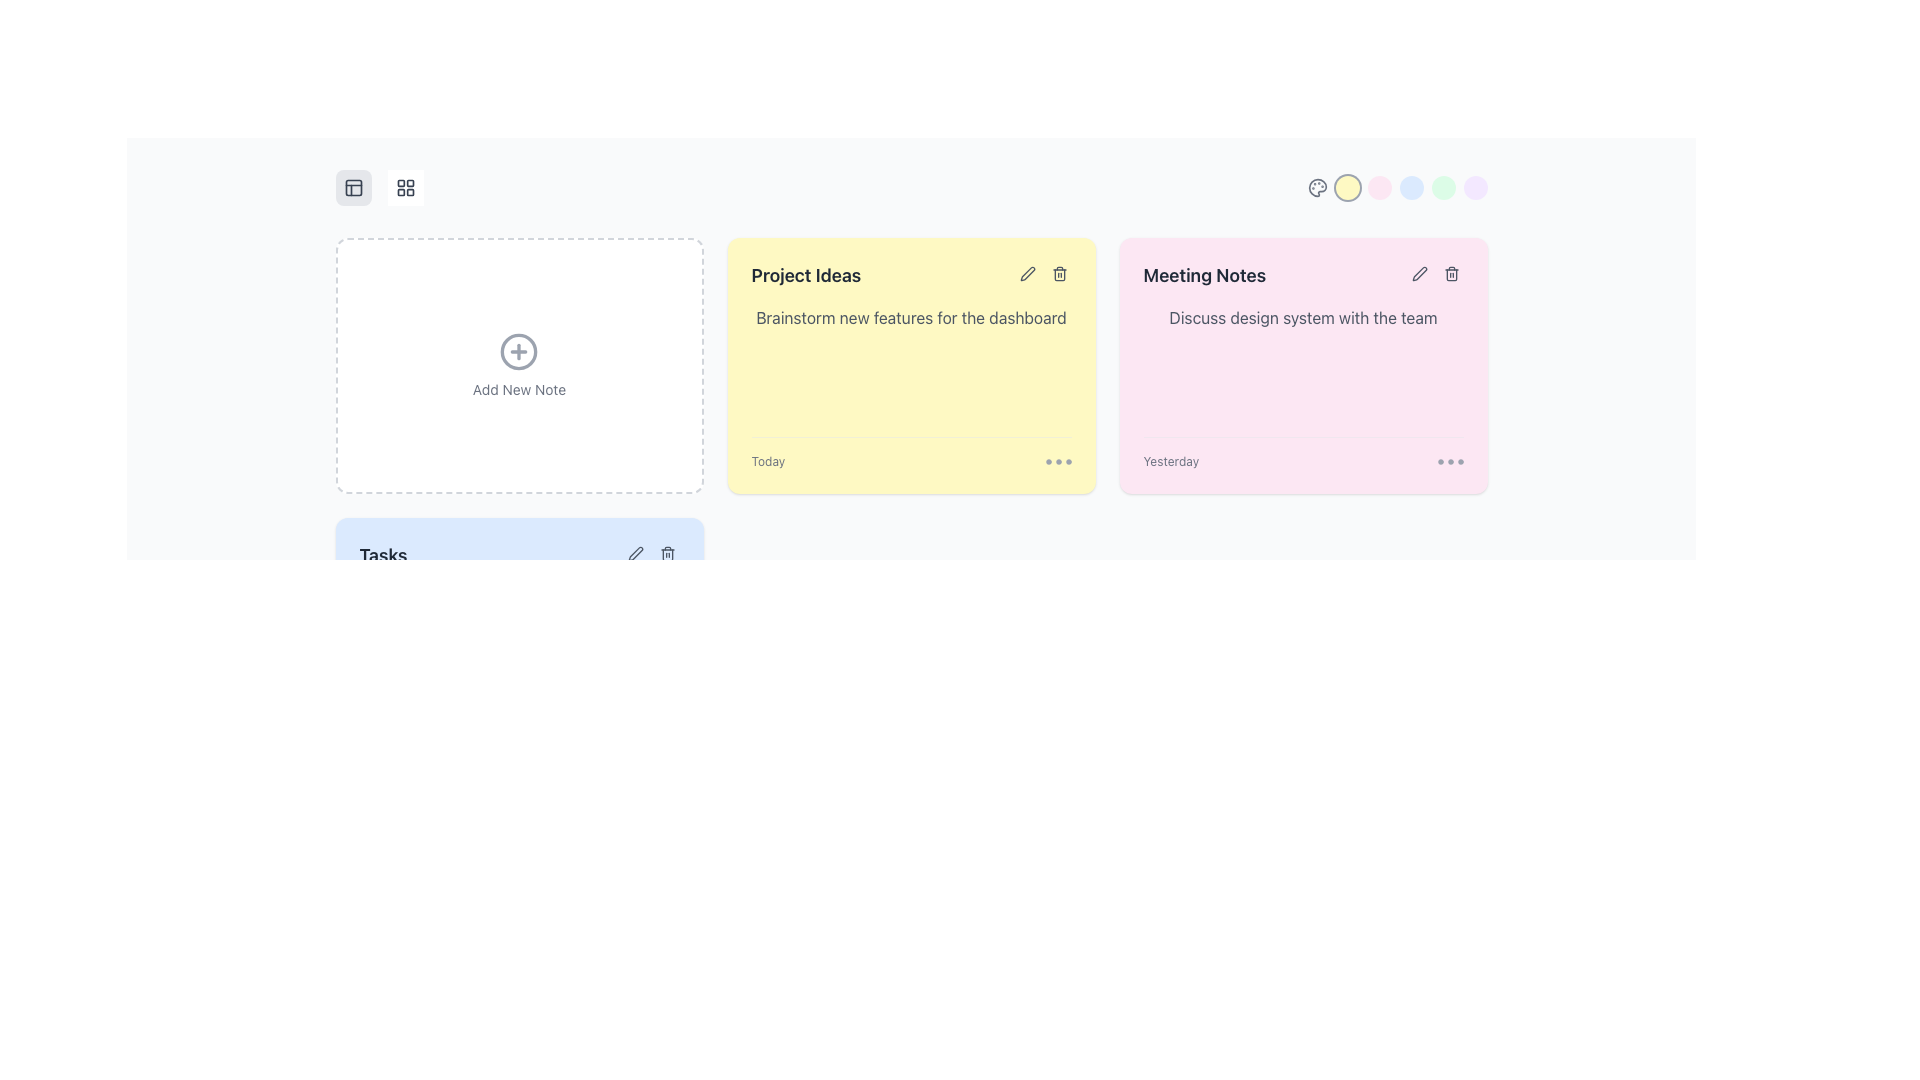  Describe the element at coordinates (667, 554) in the screenshot. I see `the trash icon button in the bottom-right corner of the 'Tasks' section` at that location.